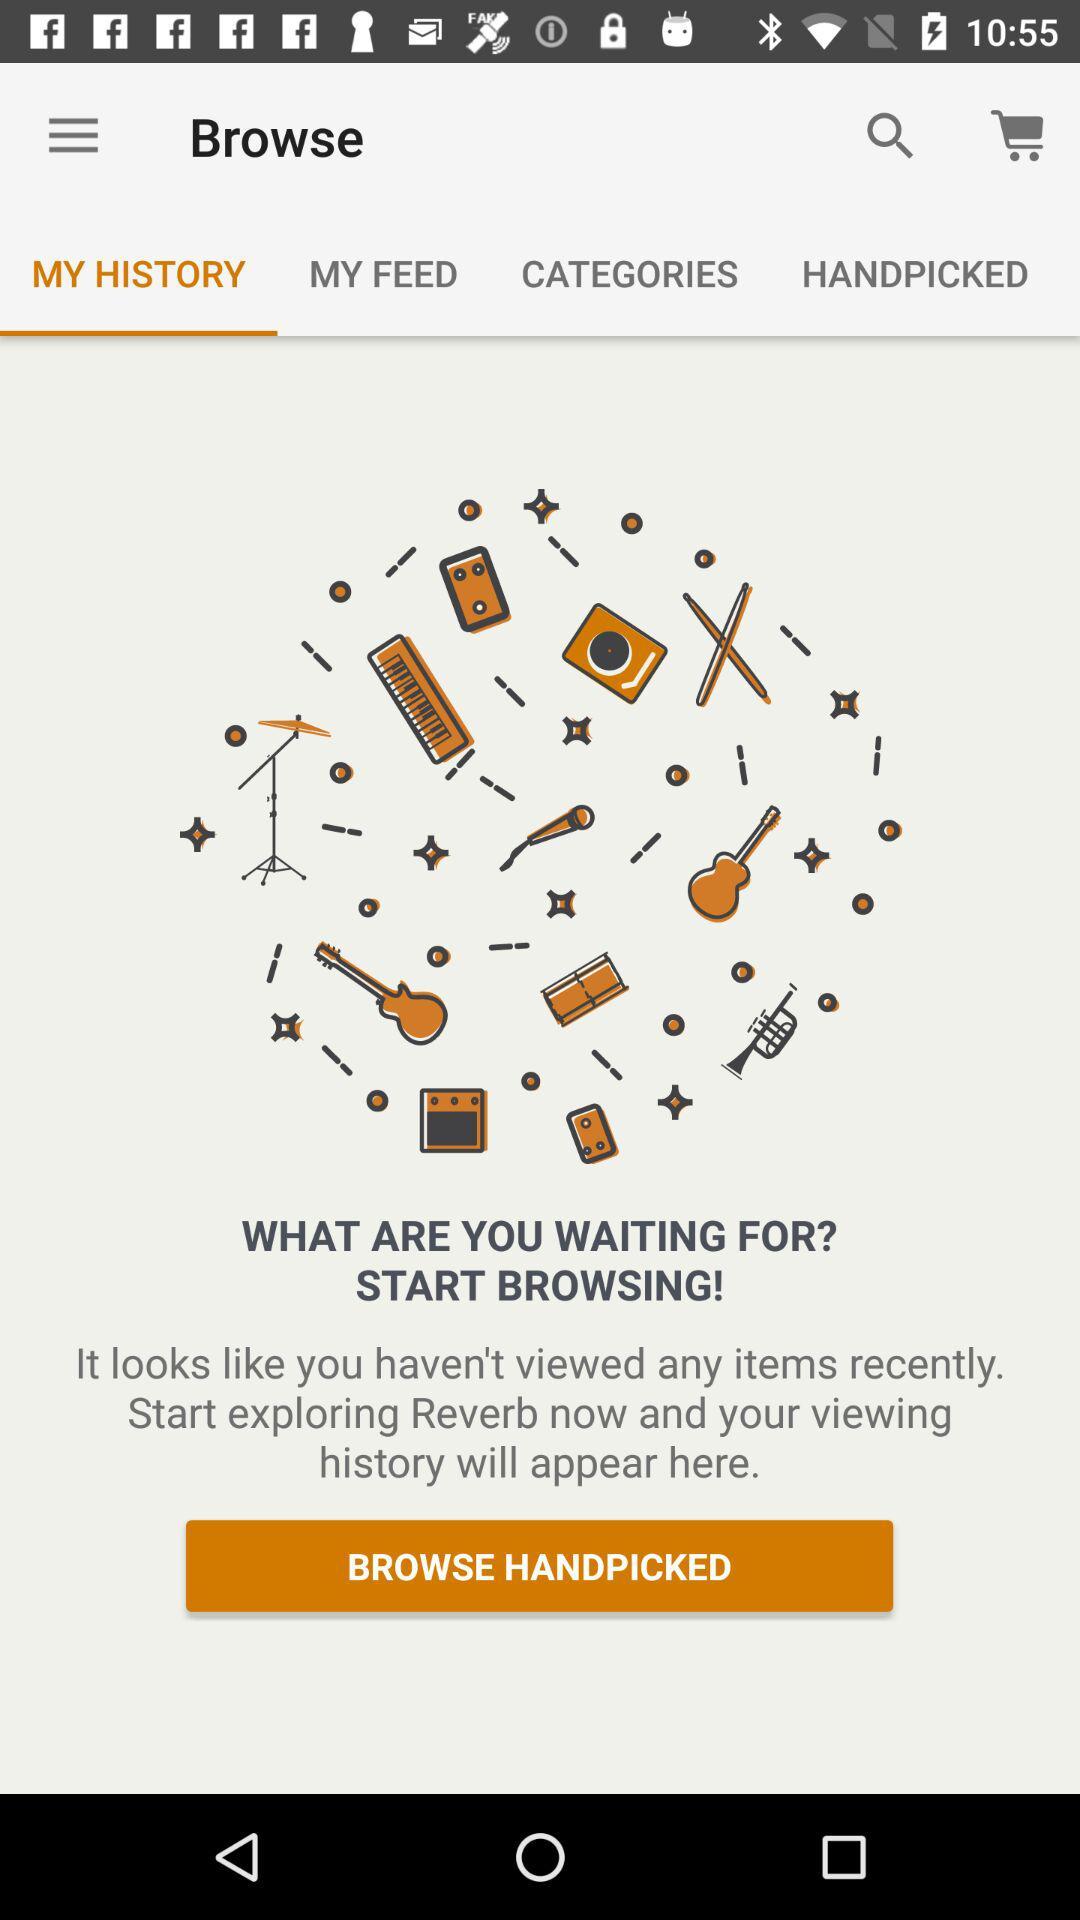 The image size is (1080, 1920). I want to click on the item to the left of the browse item, so click(72, 135).